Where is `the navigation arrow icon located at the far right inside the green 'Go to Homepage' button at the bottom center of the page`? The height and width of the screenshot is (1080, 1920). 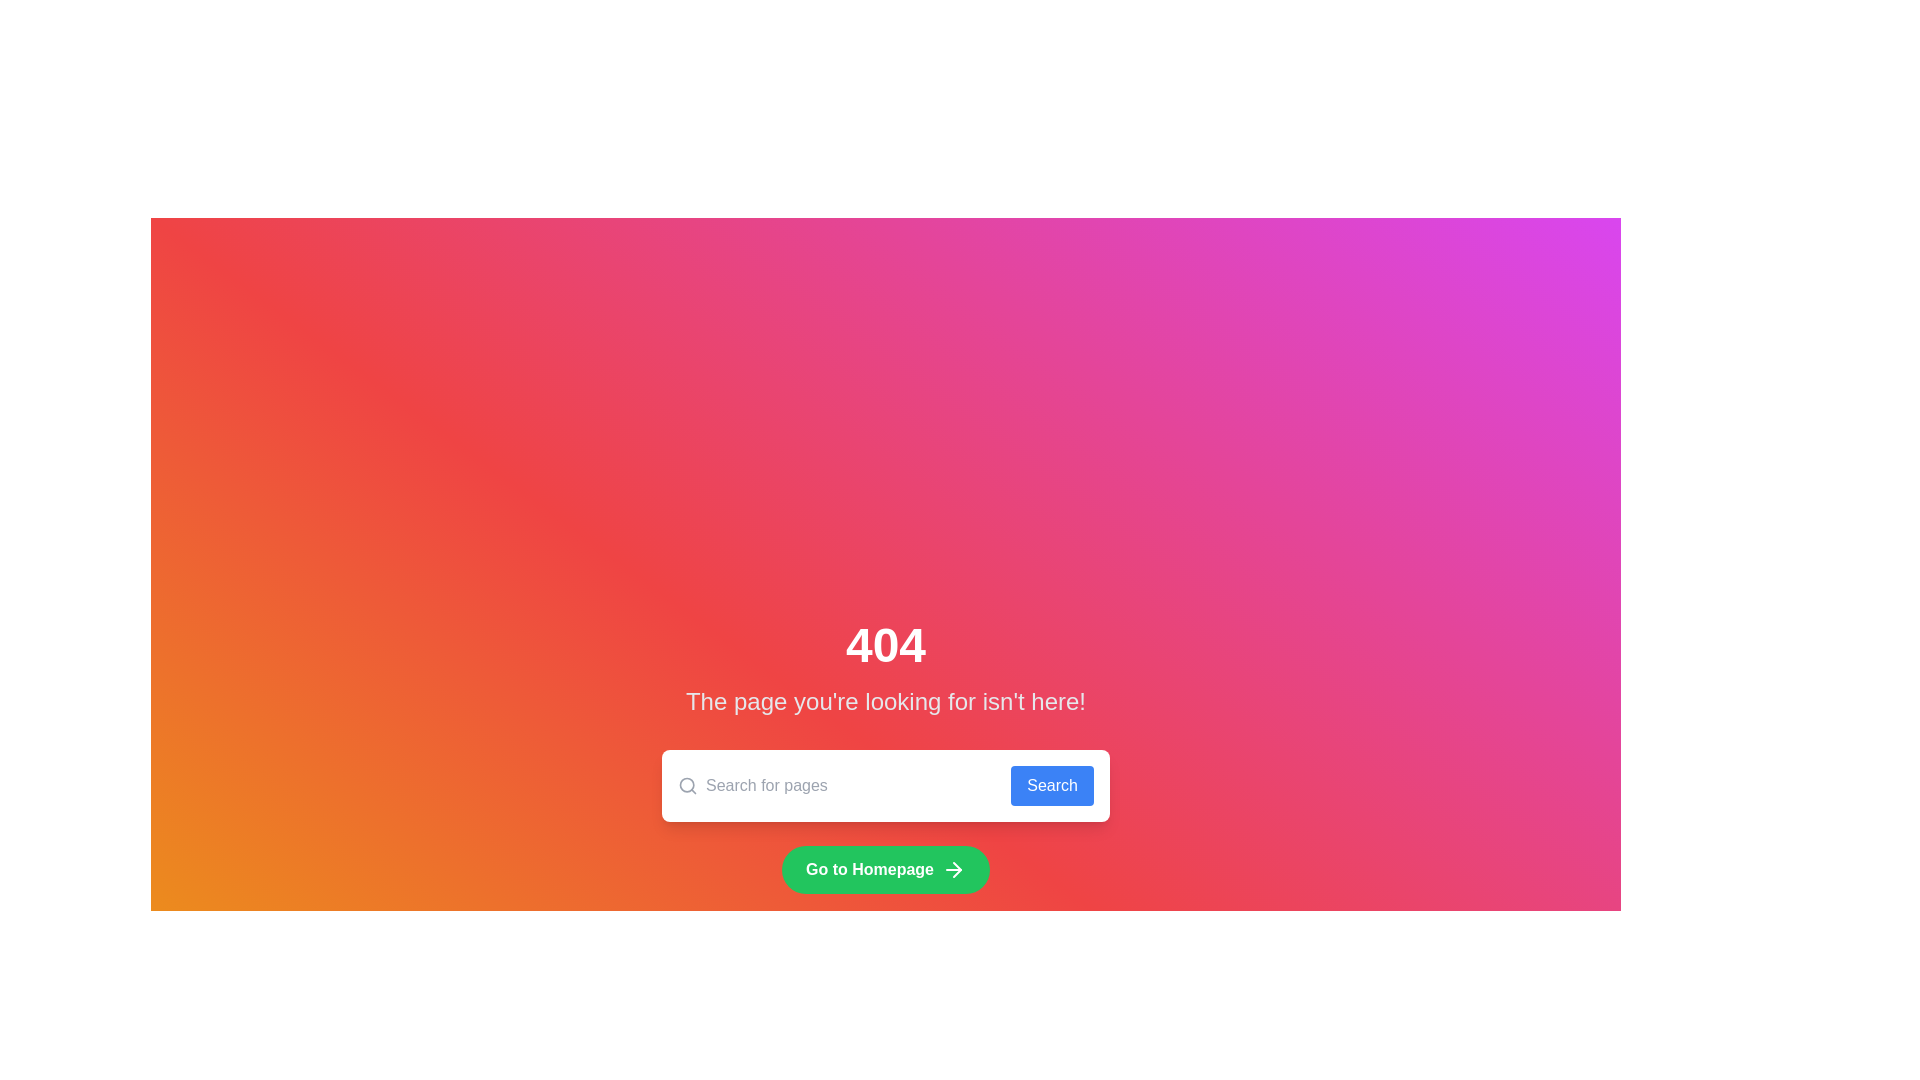 the navigation arrow icon located at the far right inside the green 'Go to Homepage' button at the bottom center of the page is located at coordinates (953, 869).